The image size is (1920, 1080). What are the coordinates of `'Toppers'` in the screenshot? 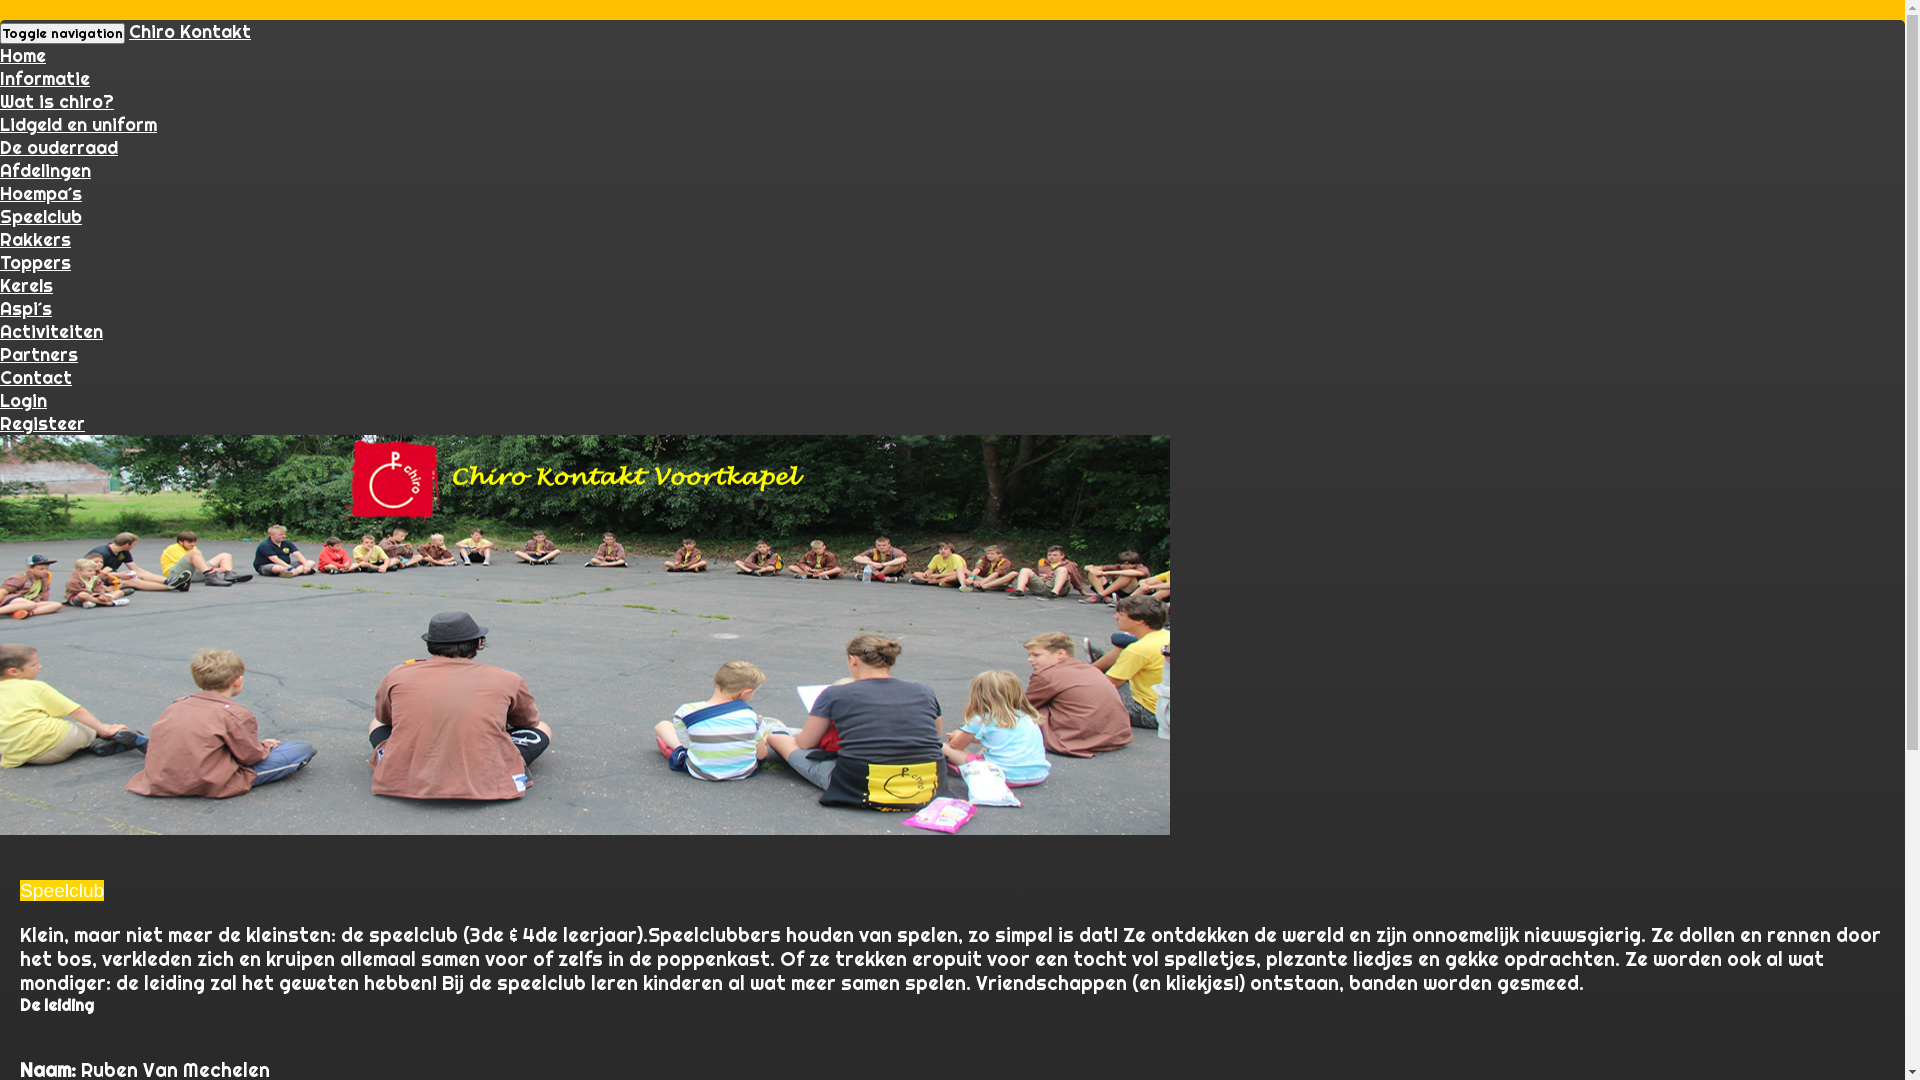 It's located at (35, 261).